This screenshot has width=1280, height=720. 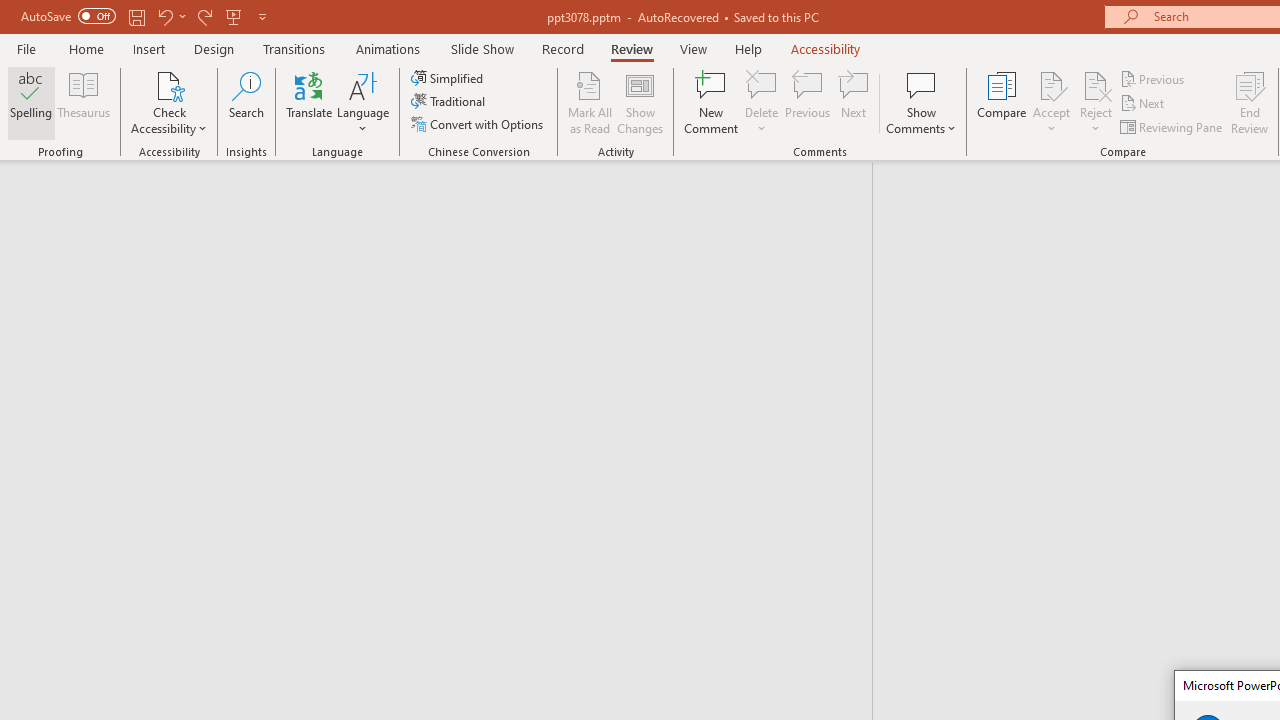 What do you see at coordinates (169, 84) in the screenshot?
I see `'Check Accessibility'` at bounding box center [169, 84].